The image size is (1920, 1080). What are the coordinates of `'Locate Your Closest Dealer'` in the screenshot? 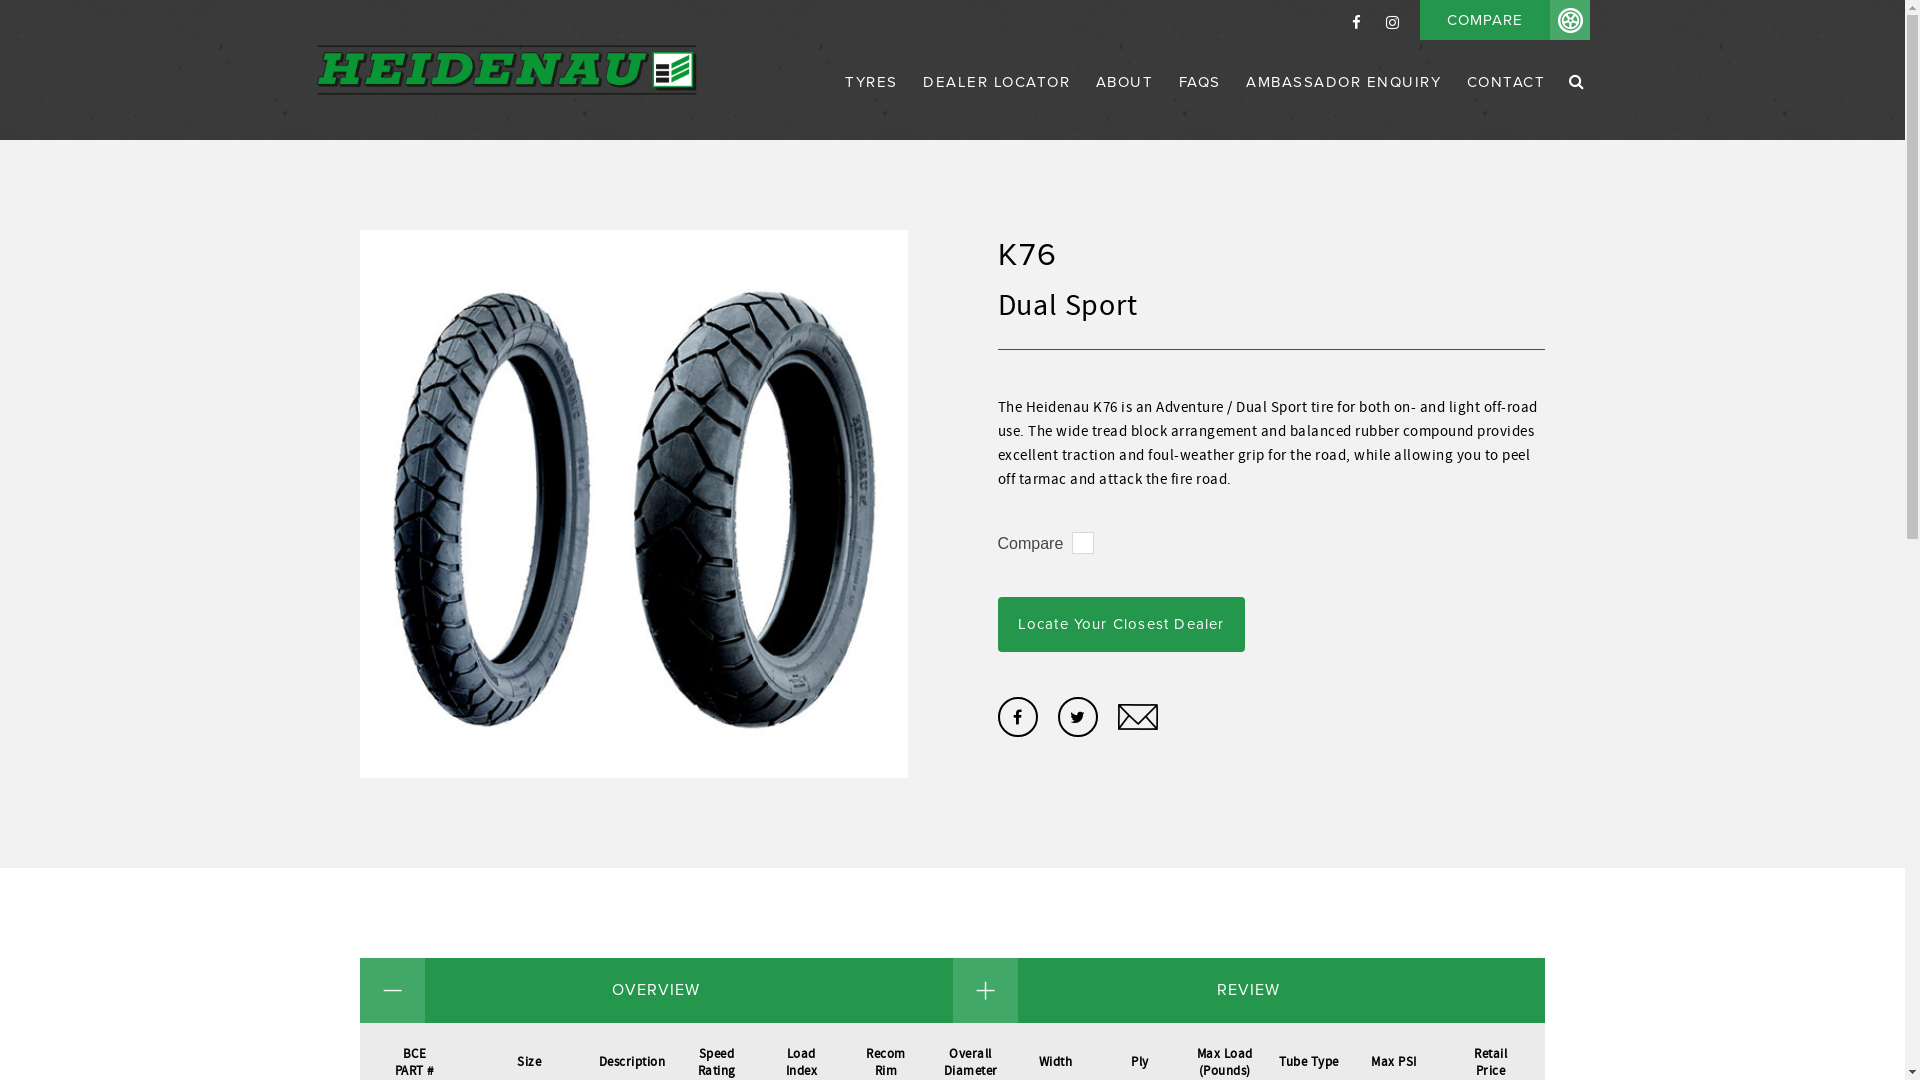 It's located at (998, 623).